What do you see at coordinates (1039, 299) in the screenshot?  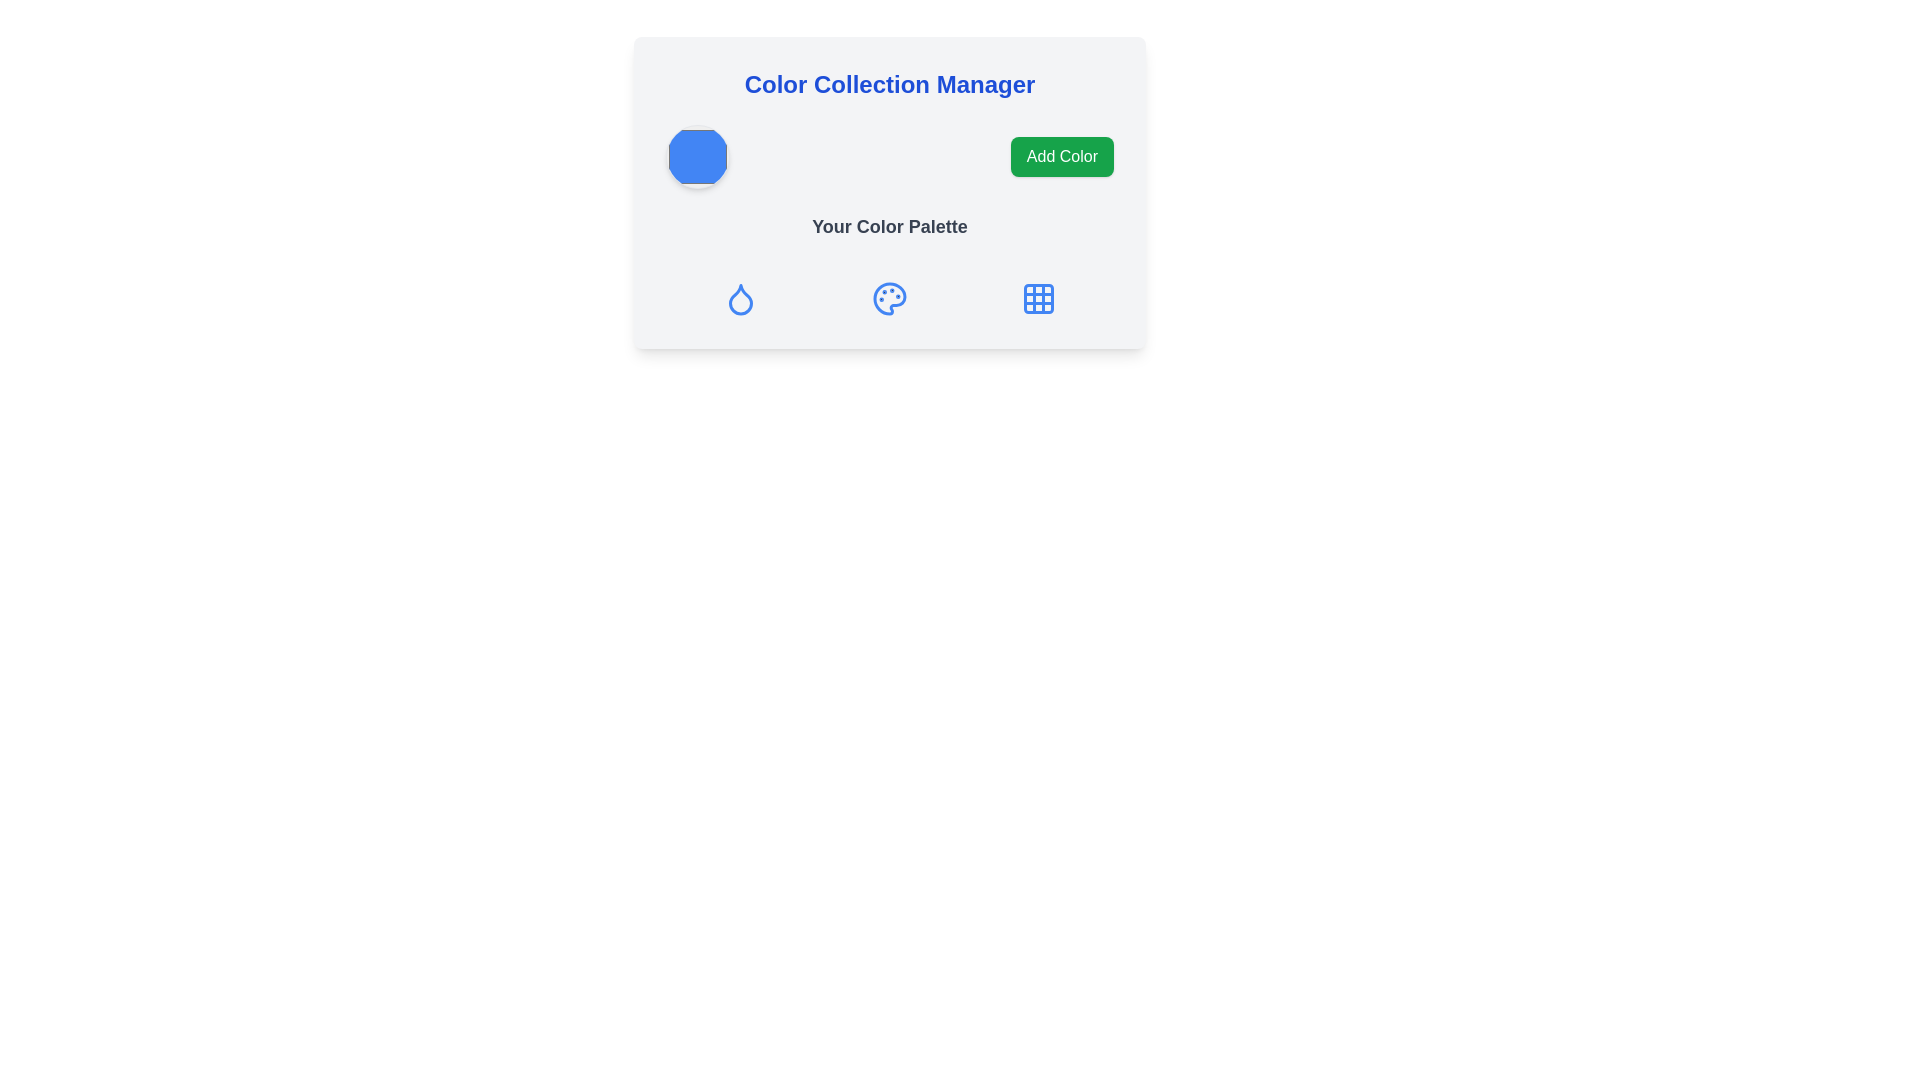 I see `the third icon from the left in the color palette section` at bounding box center [1039, 299].